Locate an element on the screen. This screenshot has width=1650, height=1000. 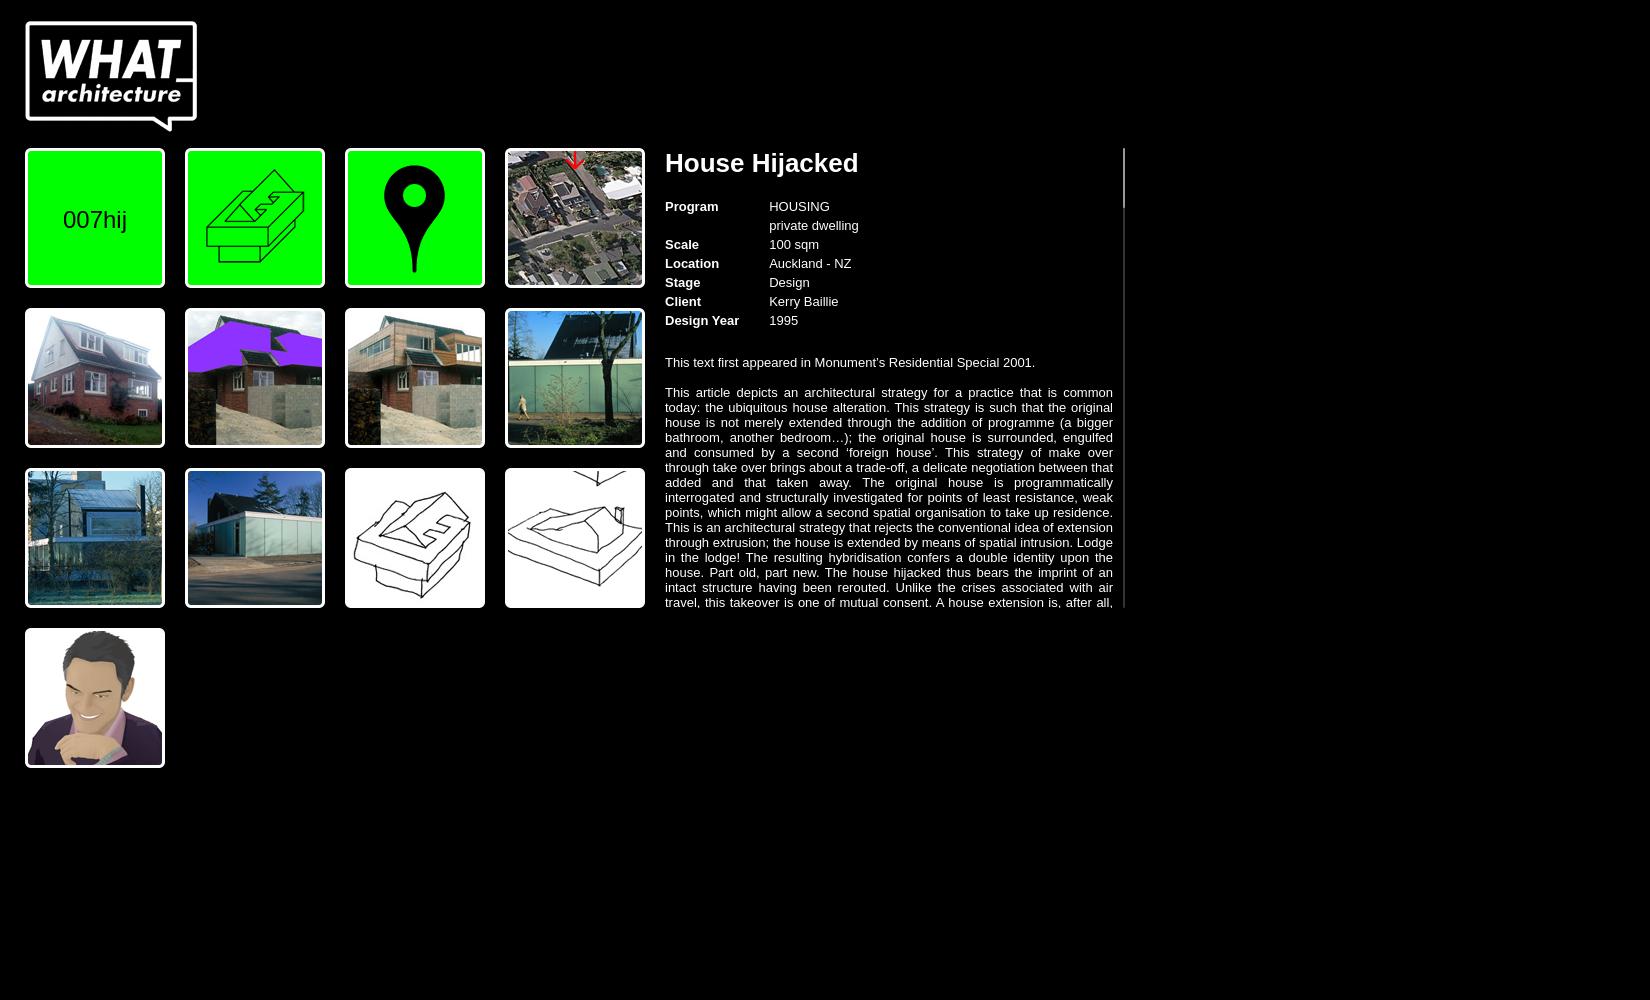
'Design Year' is located at coordinates (701, 319).